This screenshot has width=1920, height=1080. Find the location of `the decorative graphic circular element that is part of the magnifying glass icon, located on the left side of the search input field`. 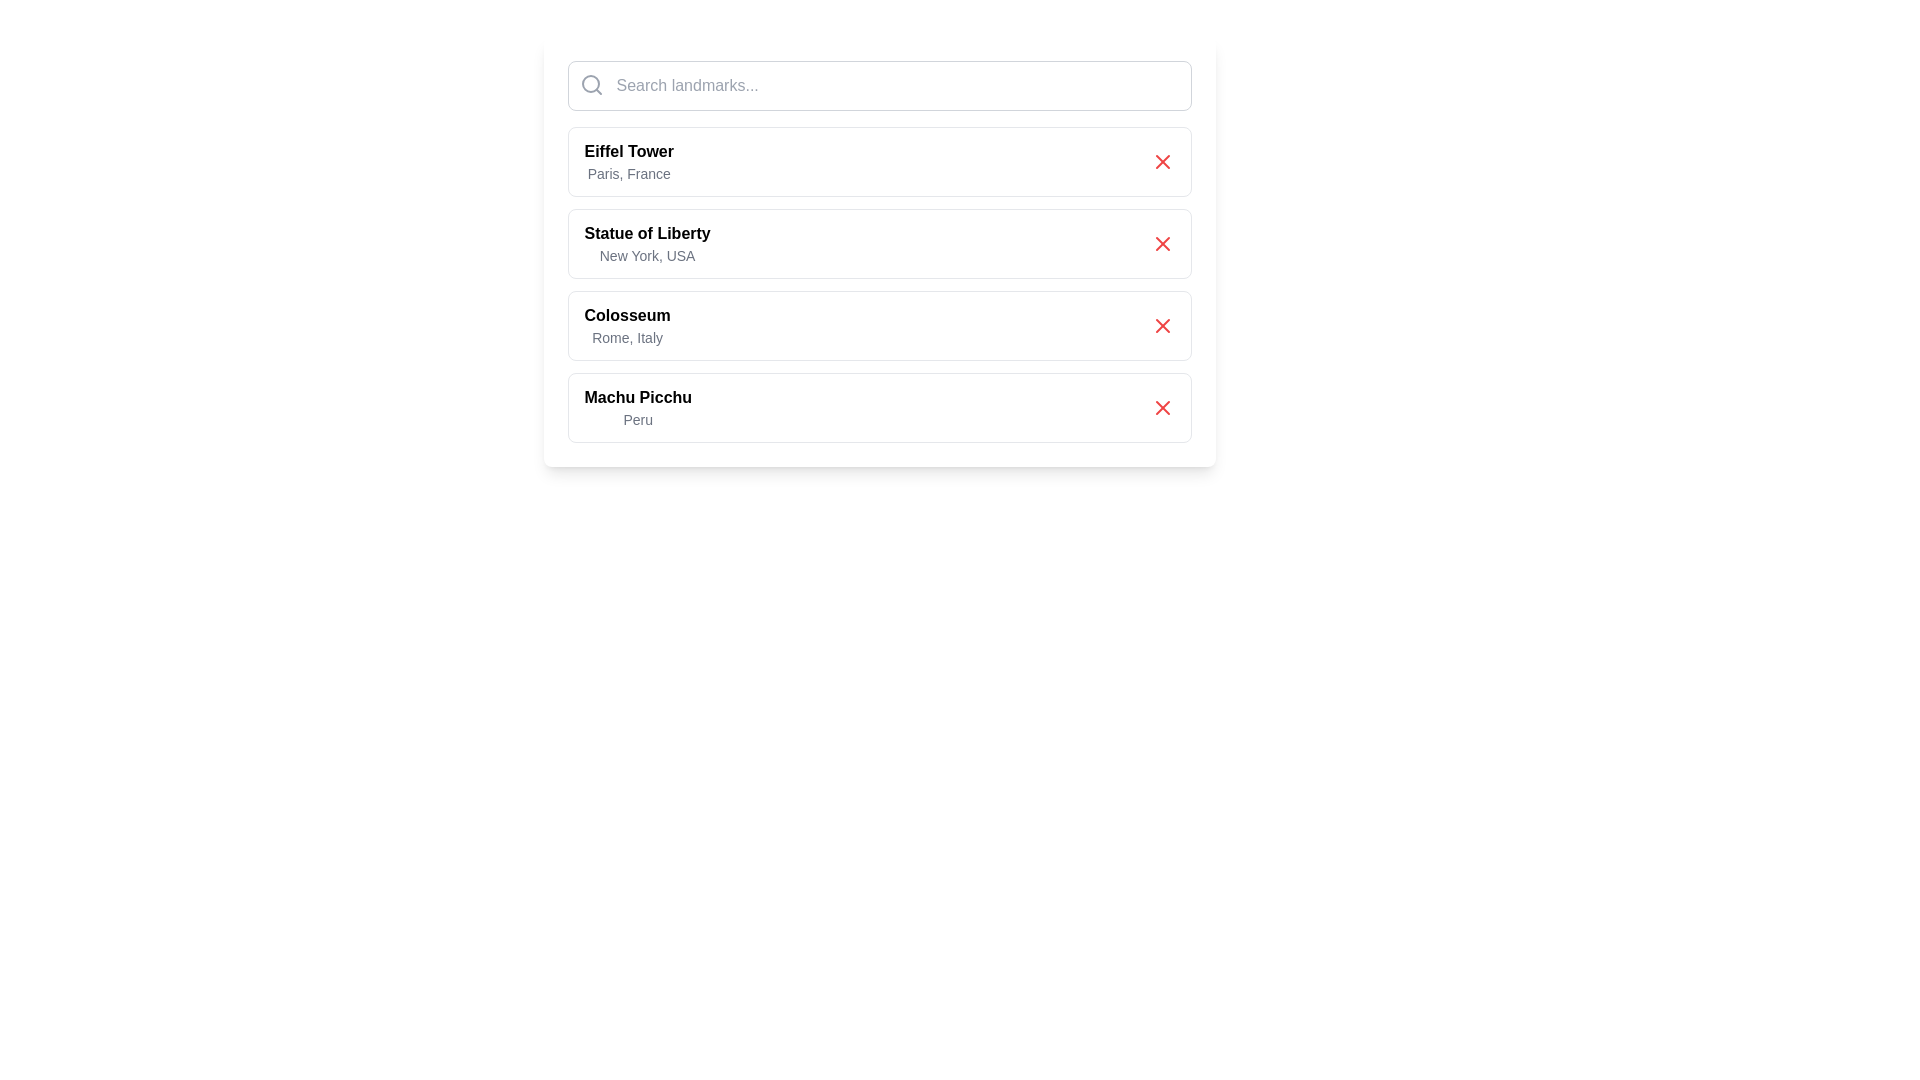

the decorative graphic circular element that is part of the magnifying glass icon, located on the left side of the search input field is located at coordinates (589, 83).